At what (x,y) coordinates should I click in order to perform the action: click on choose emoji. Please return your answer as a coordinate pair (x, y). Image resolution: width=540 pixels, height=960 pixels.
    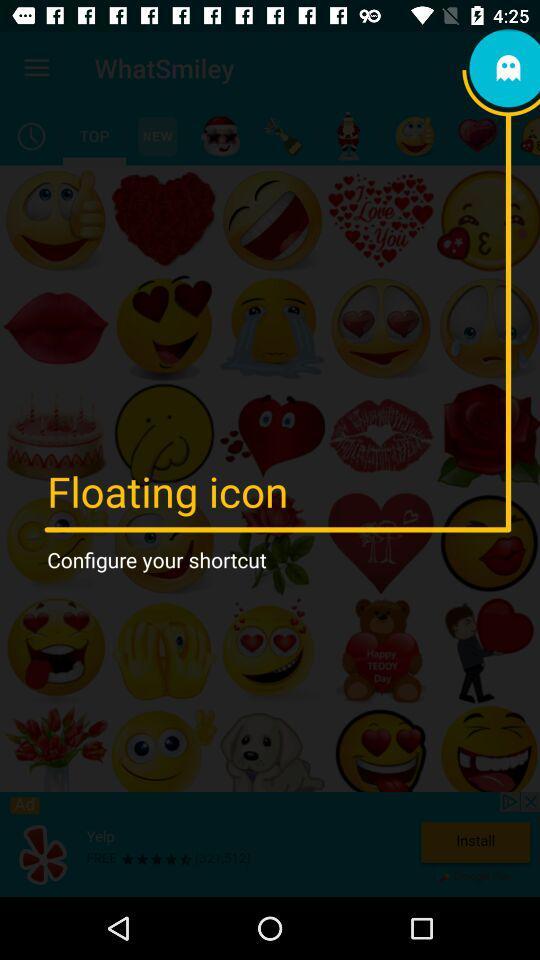
    Looking at the image, I should click on (219, 135).